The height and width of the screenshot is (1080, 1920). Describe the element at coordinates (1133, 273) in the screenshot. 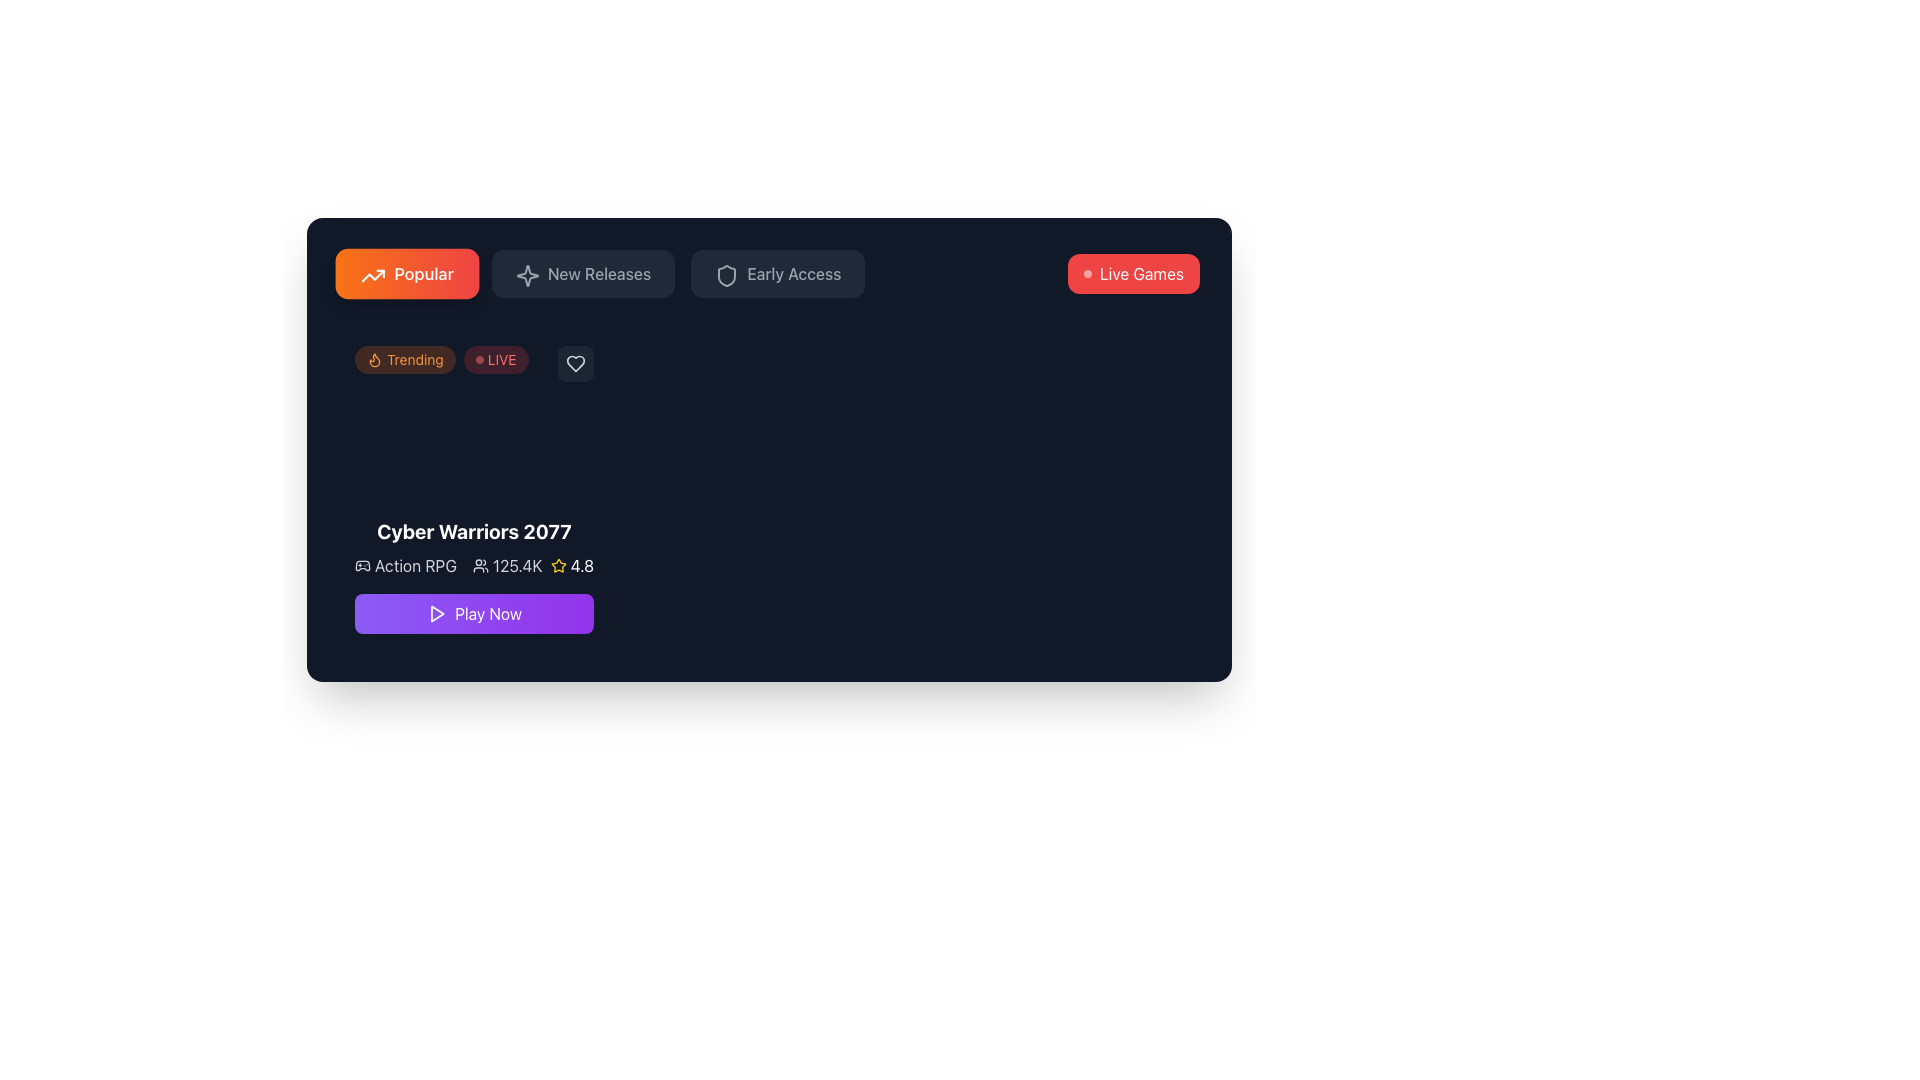

I see `the 'Live Games' button located in the top-right corner of the card` at that location.